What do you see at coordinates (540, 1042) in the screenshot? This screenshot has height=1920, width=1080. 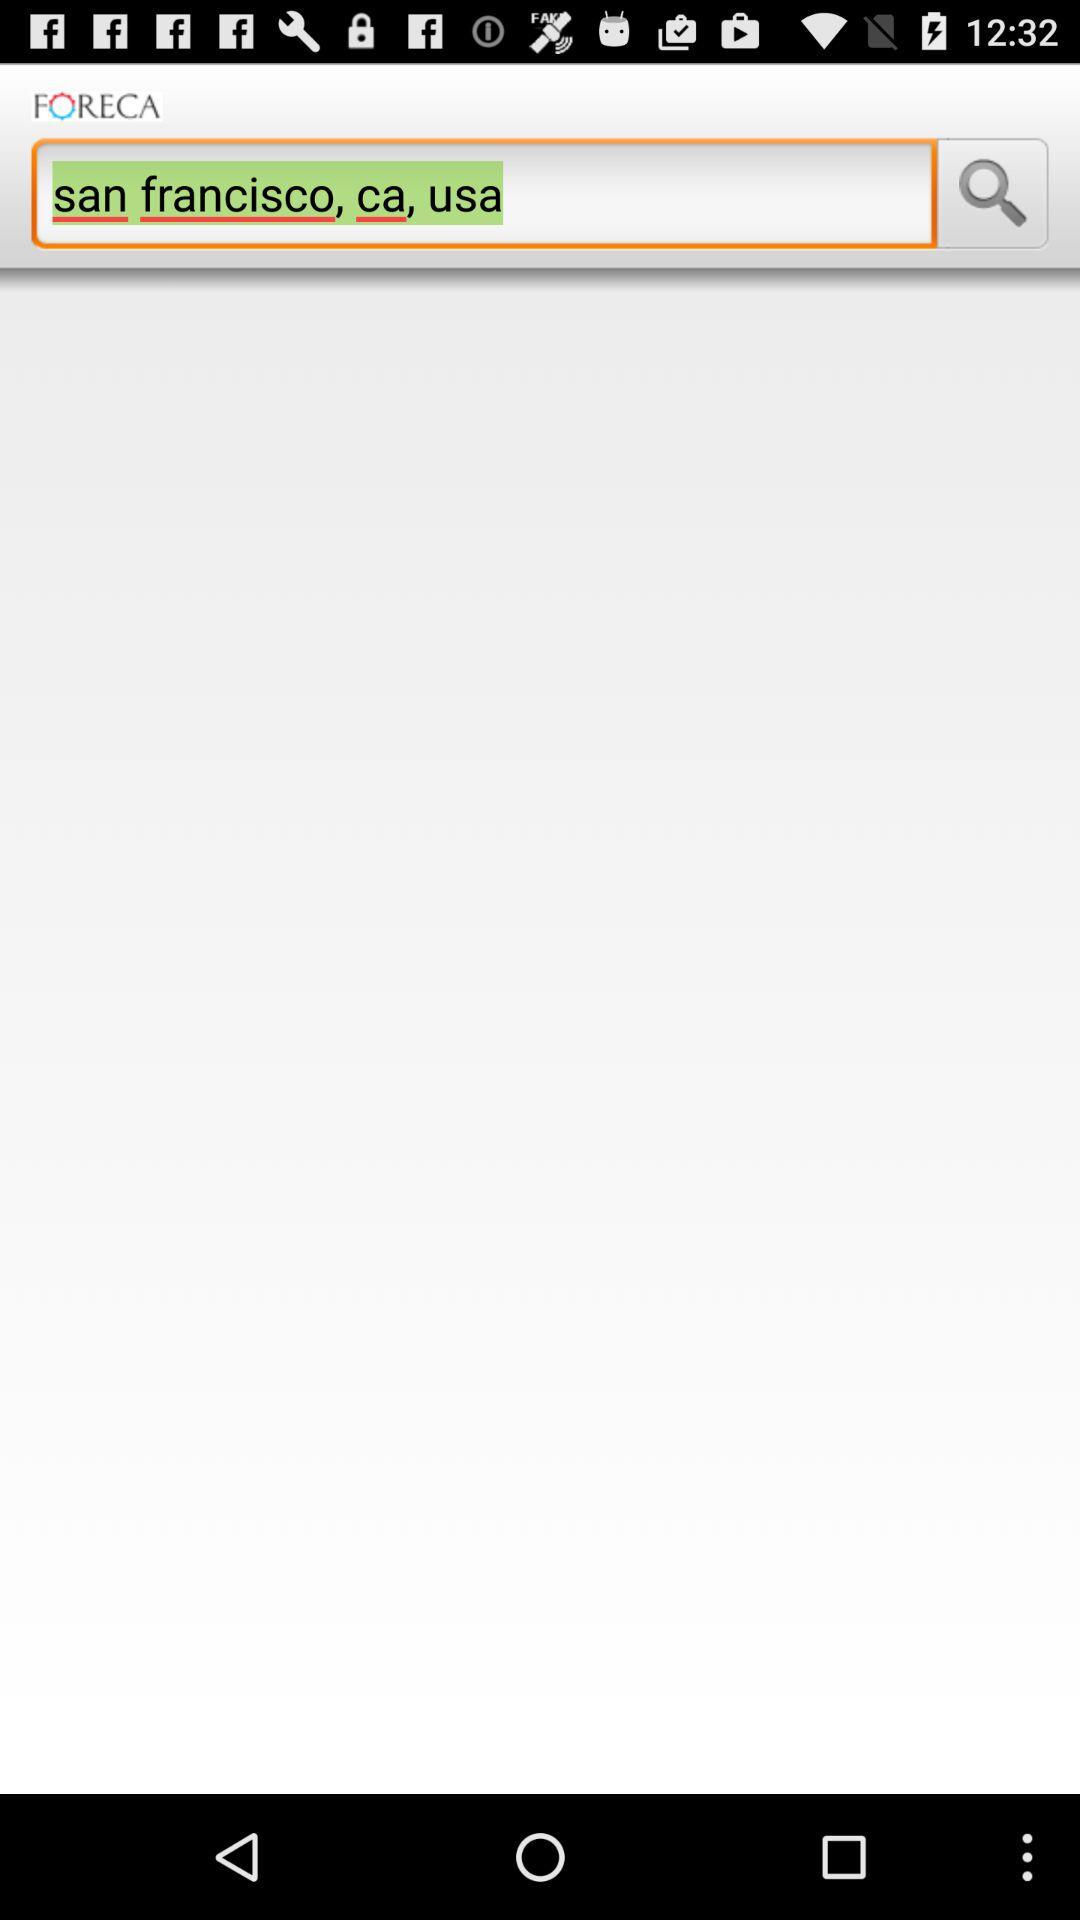 I see `the item at the center` at bounding box center [540, 1042].